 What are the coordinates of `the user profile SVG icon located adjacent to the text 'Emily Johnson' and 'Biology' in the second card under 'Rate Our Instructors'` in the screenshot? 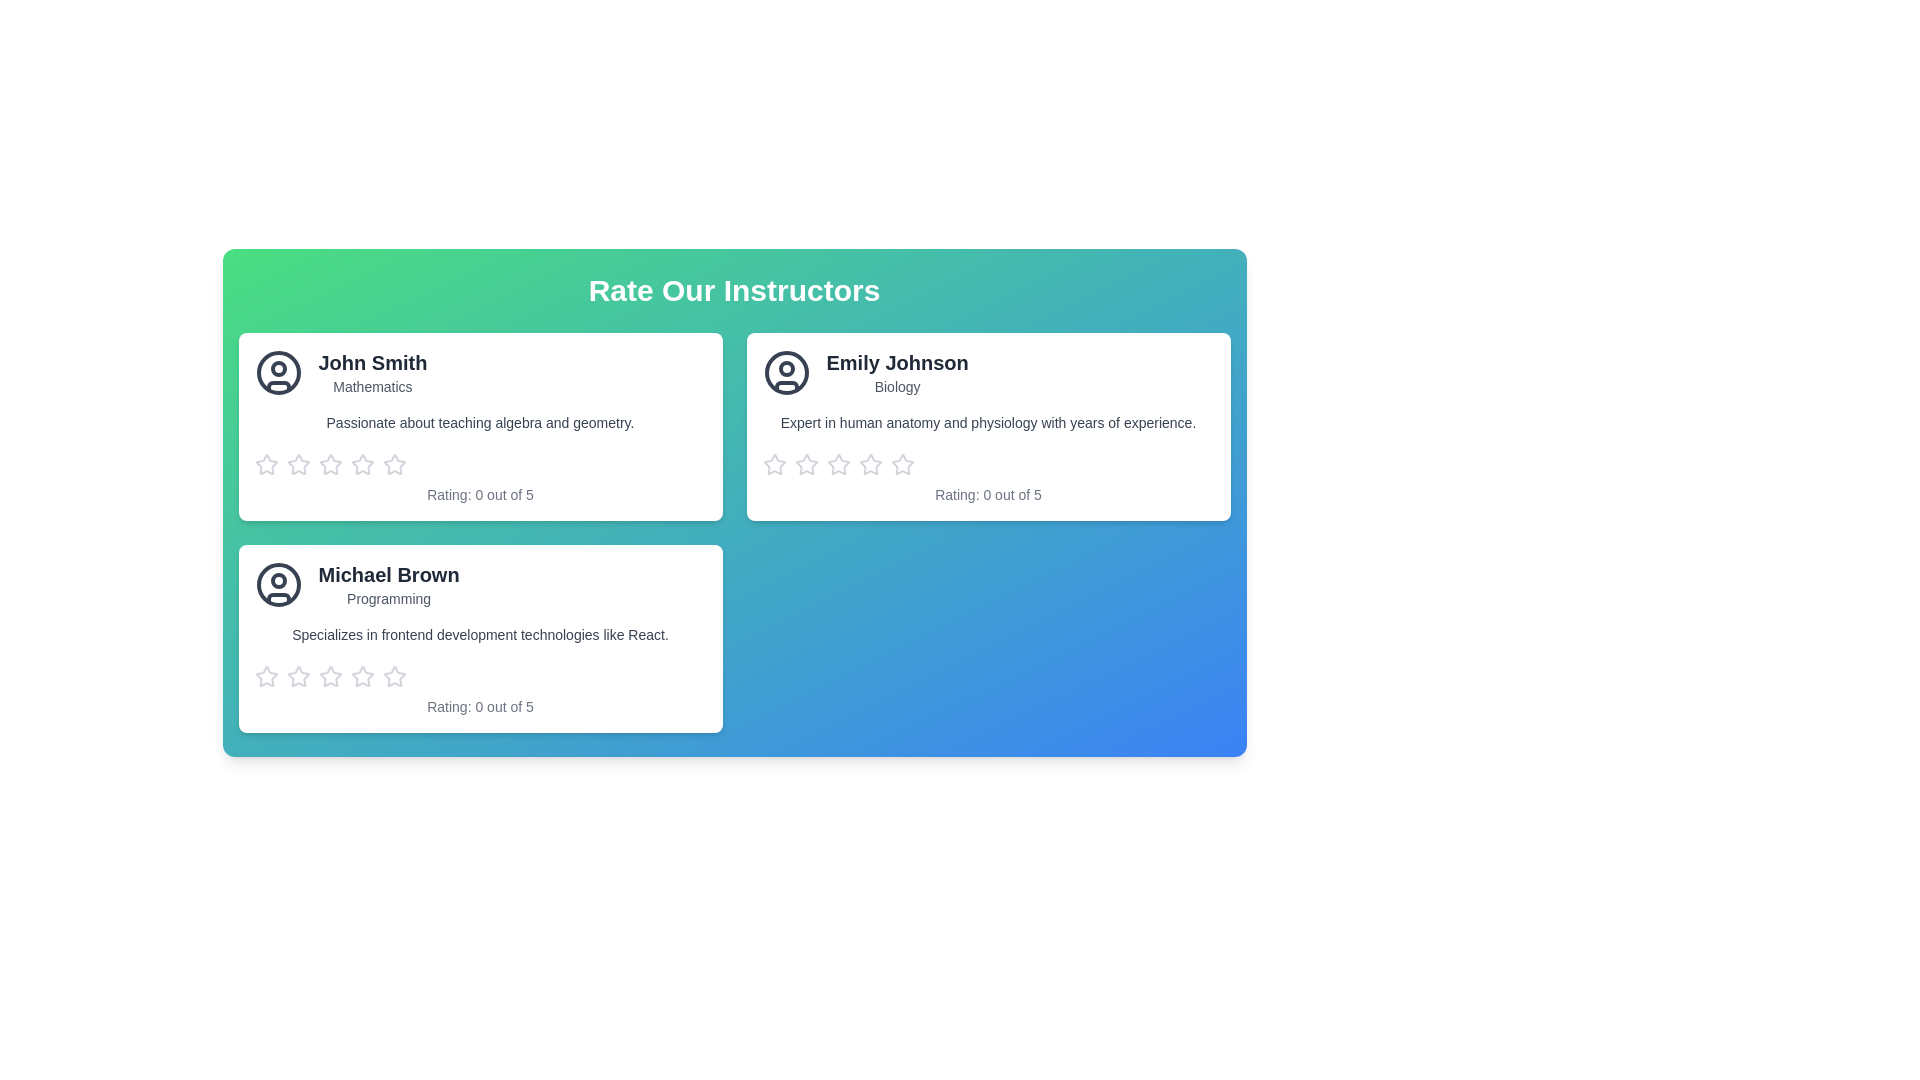 It's located at (785, 373).